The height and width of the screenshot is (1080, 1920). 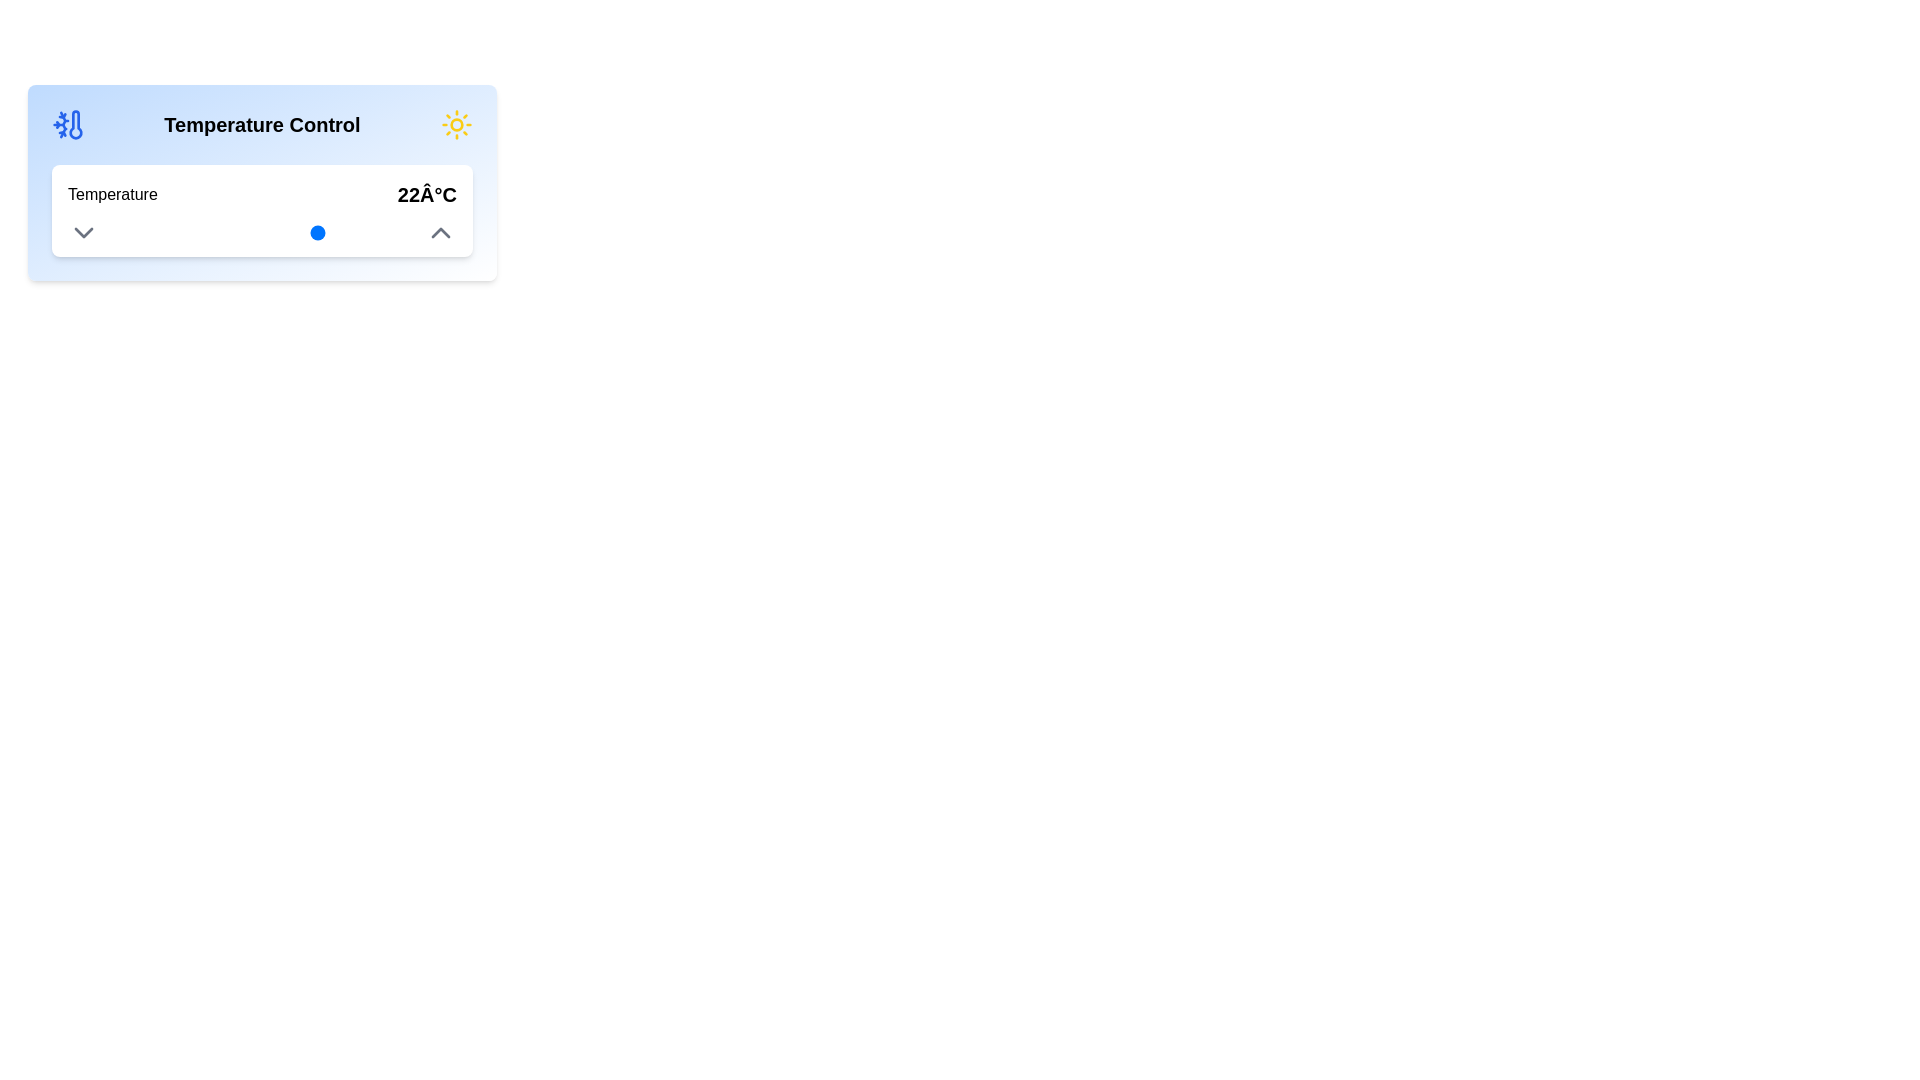 I want to click on the temperature, so click(x=345, y=231).